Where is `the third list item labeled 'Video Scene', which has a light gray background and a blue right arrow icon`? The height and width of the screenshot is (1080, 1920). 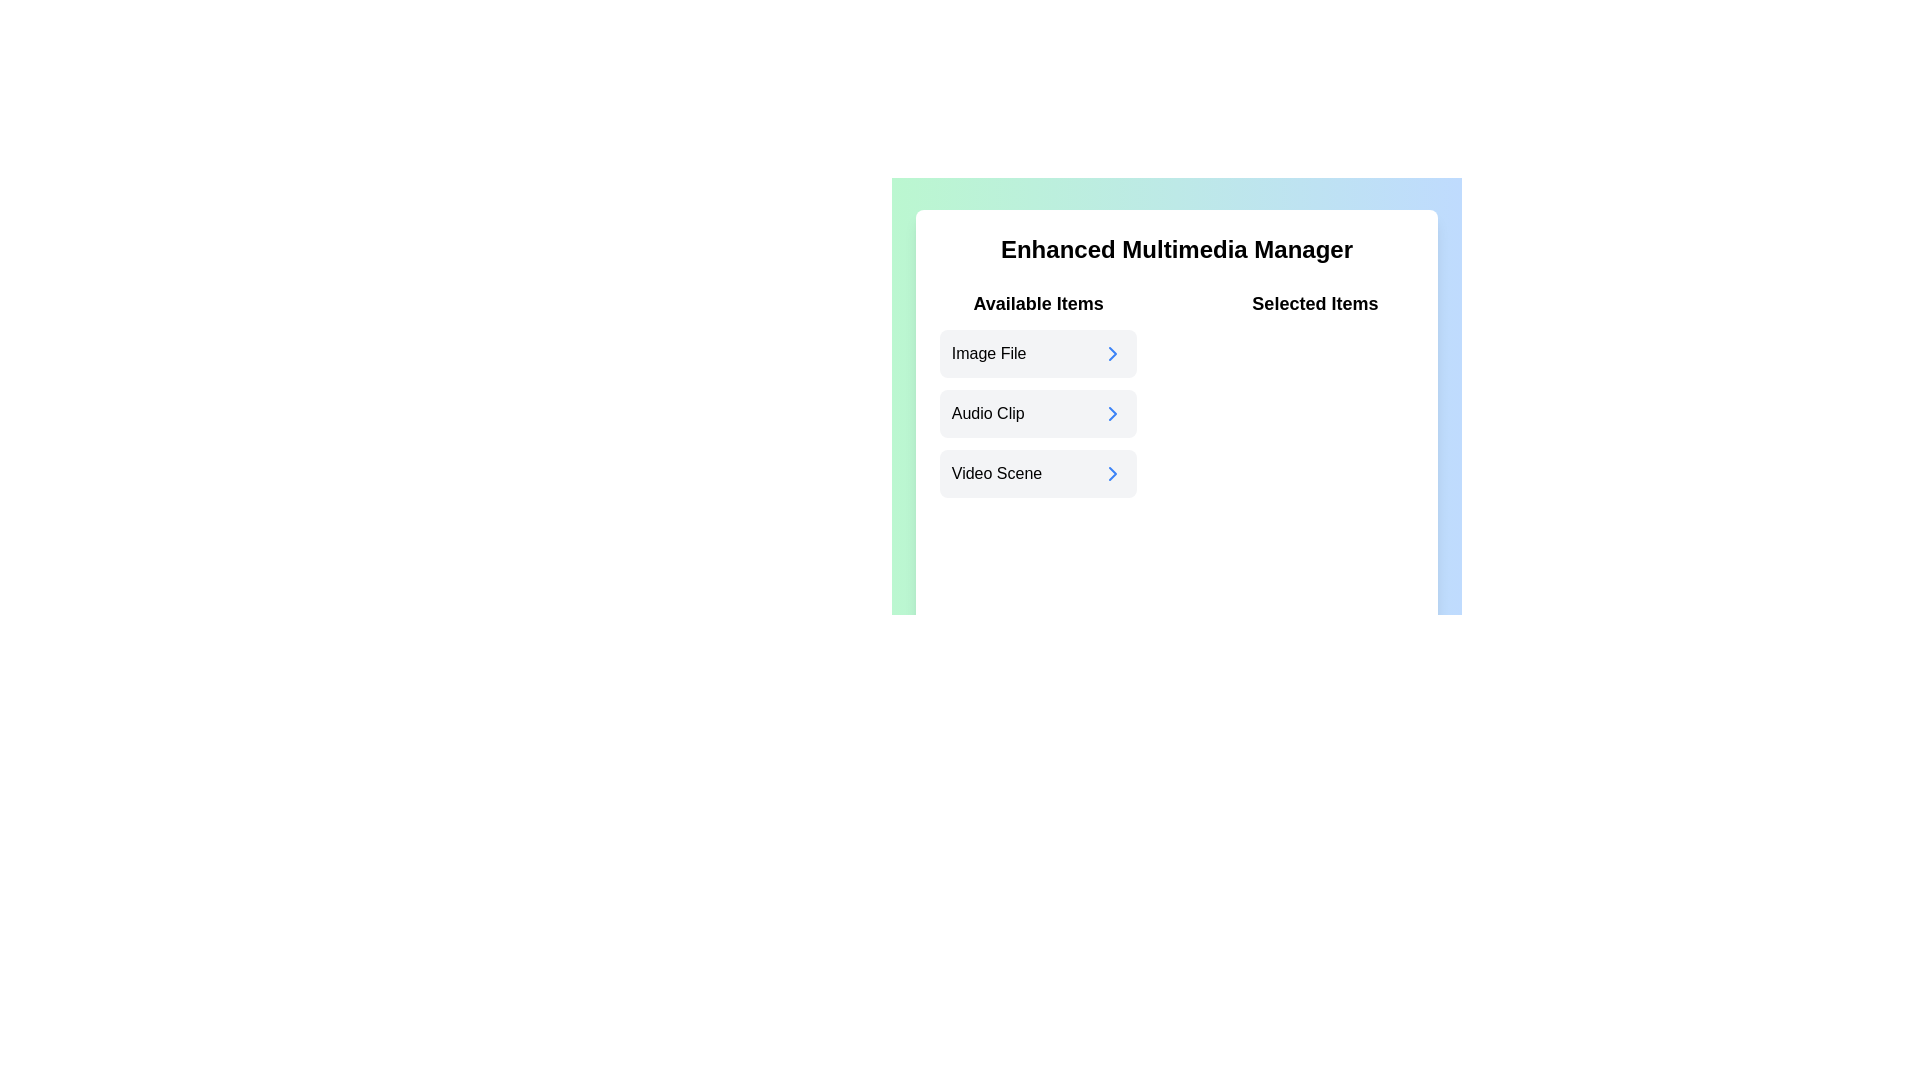
the third list item labeled 'Video Scene', which has a light gray background and a blue right arrow icon is located at coordinates (1038, 474).